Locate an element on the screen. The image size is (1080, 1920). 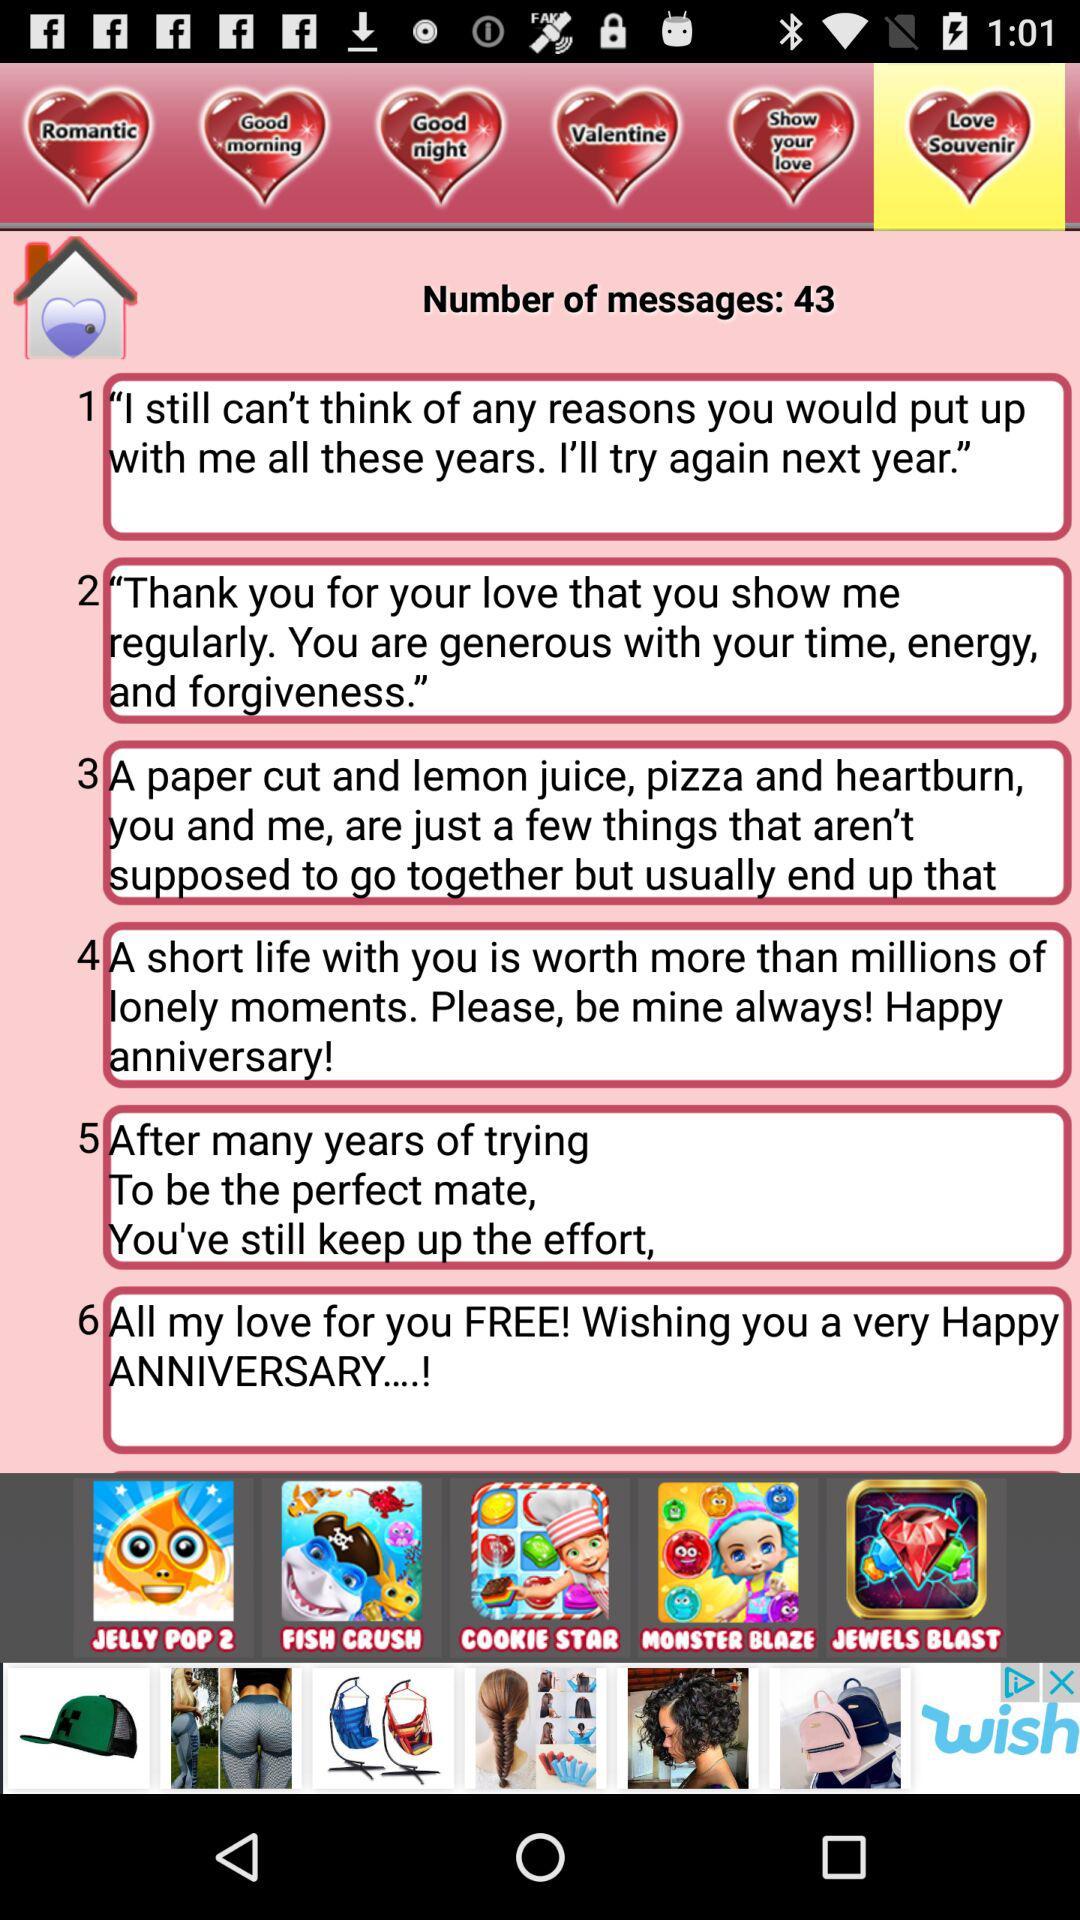
the emoji icon is located at coordinates (162, 1678).